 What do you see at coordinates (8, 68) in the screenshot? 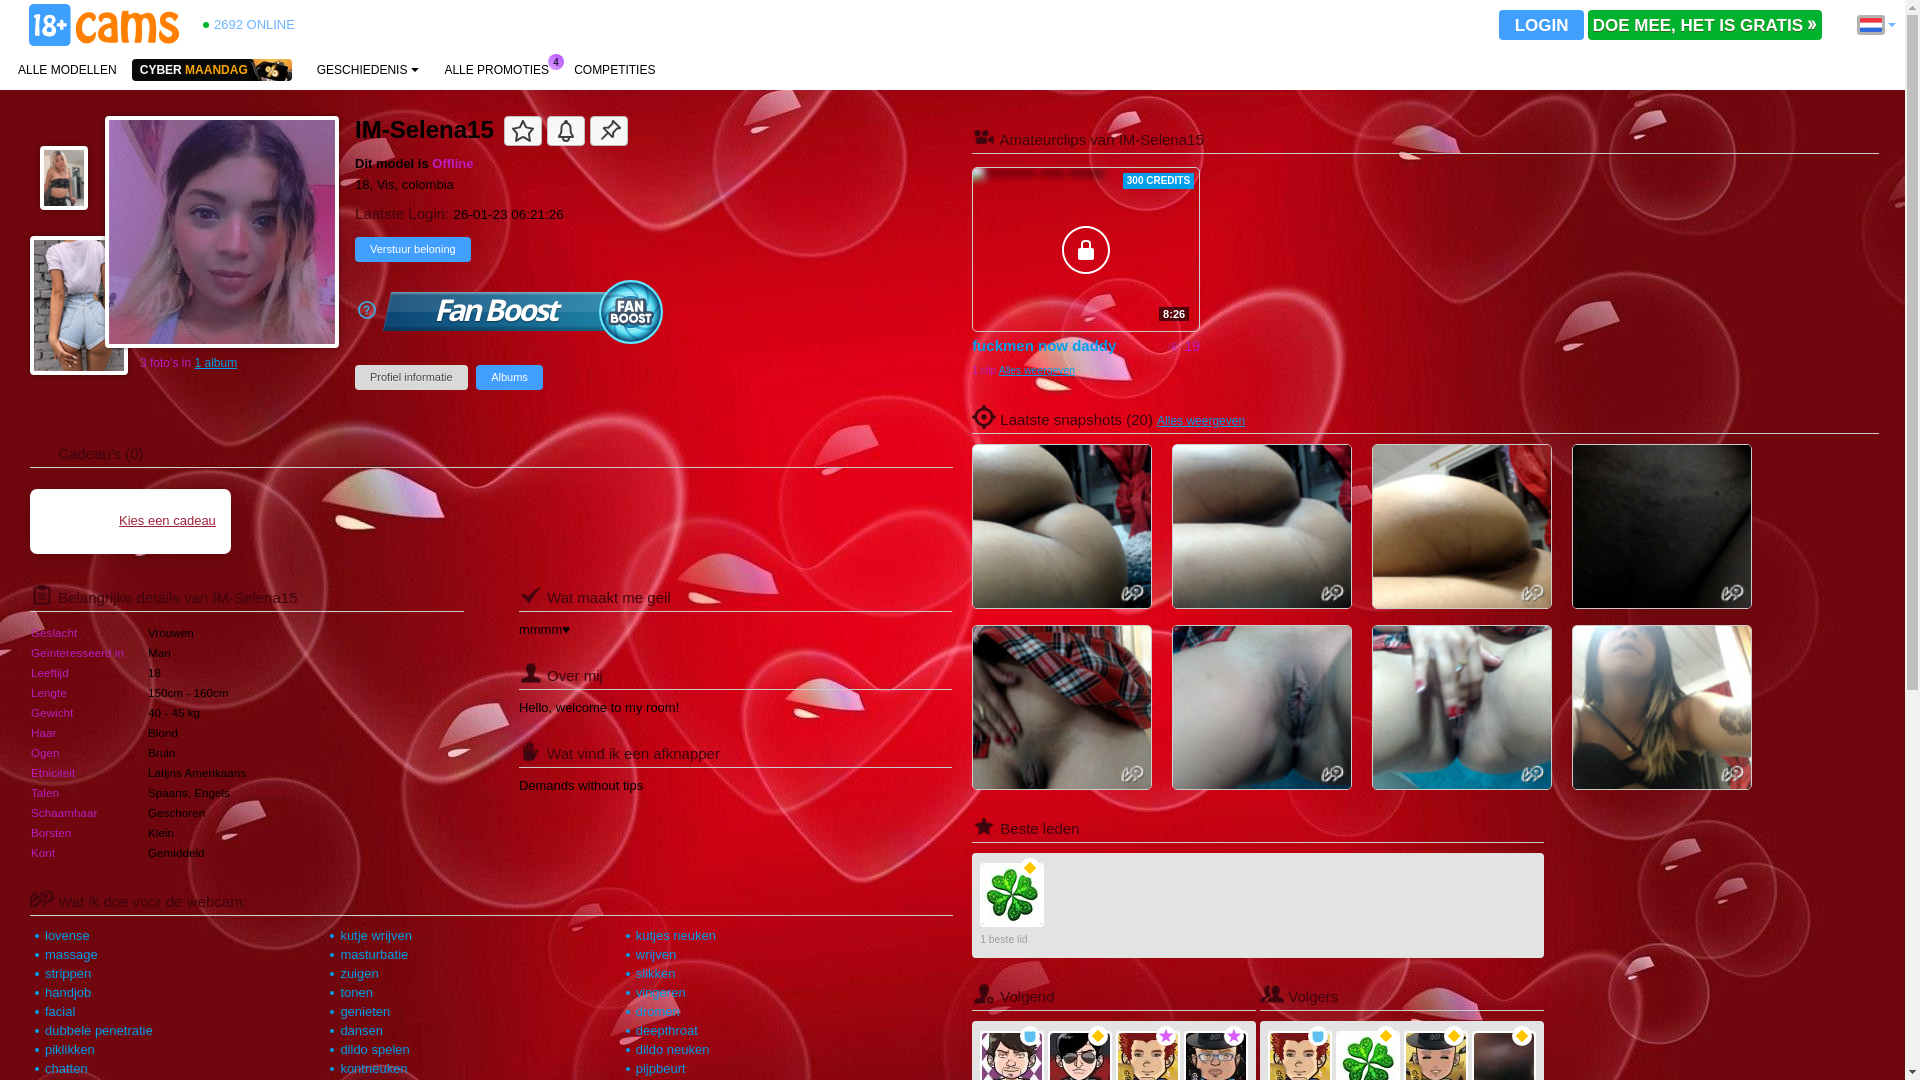
I see `'ALLE MODELLEN'` at bounding box center [8, 68].